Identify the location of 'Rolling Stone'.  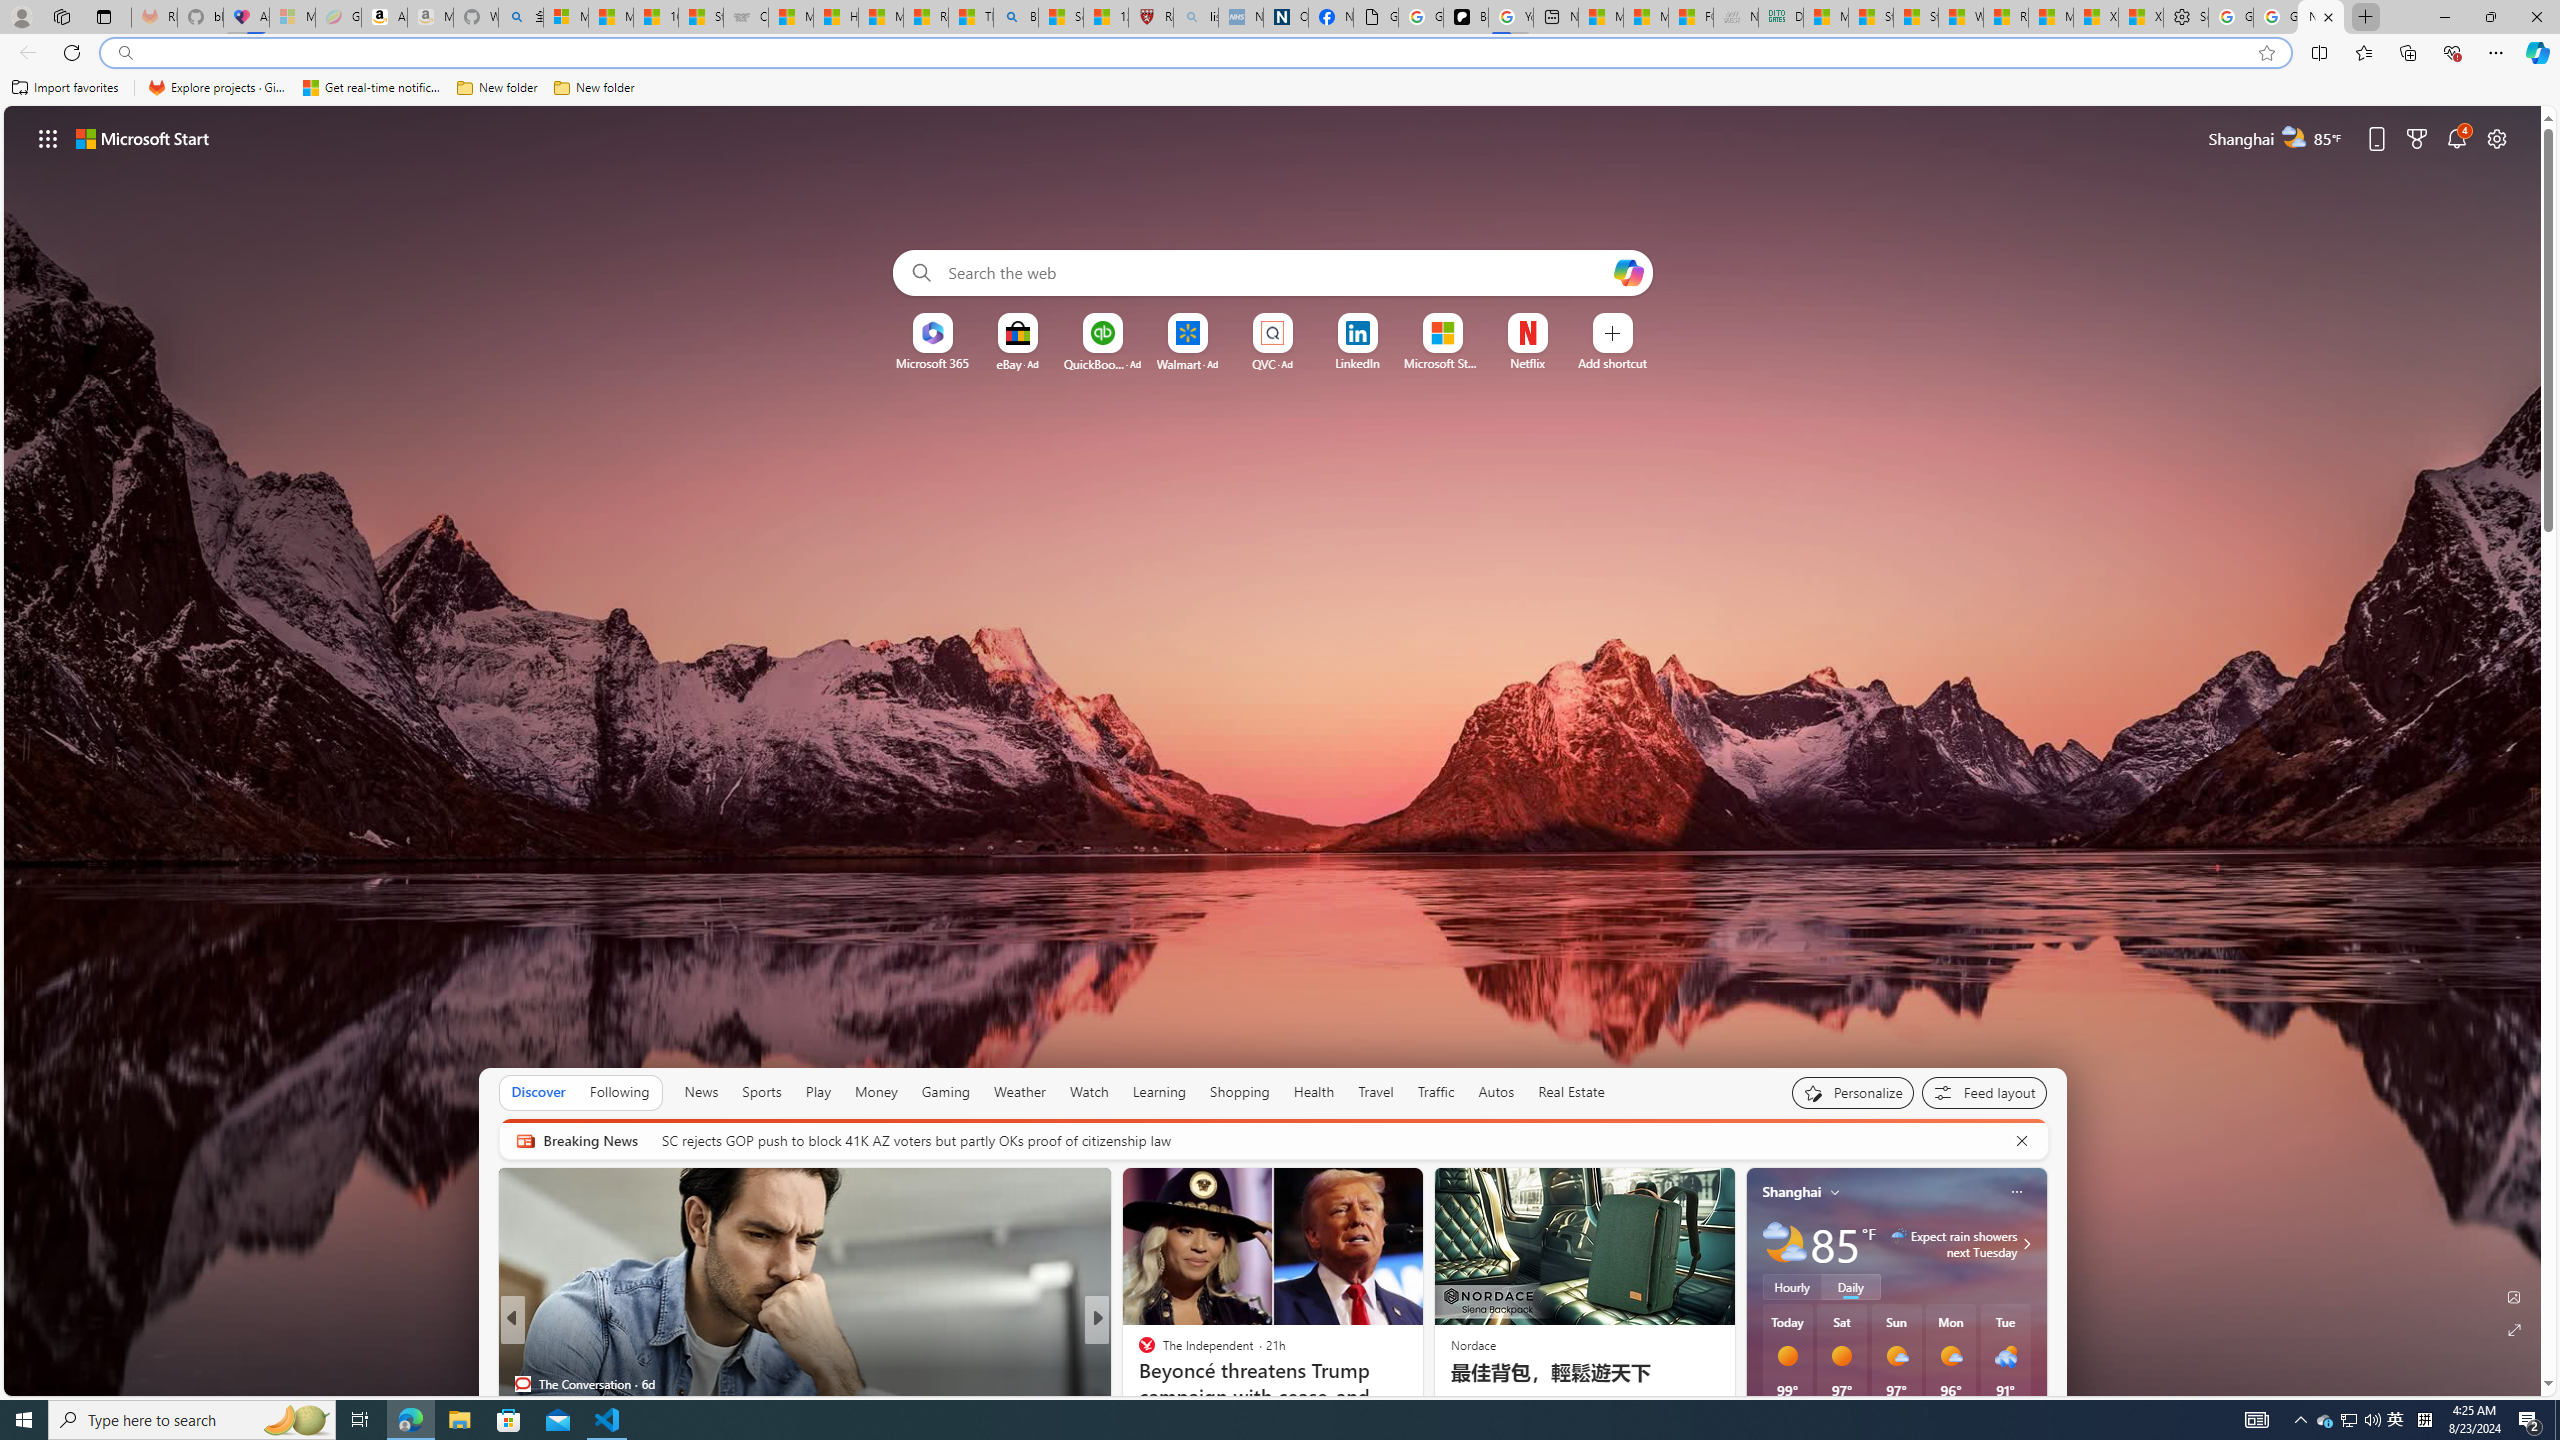
(1137, 1351).